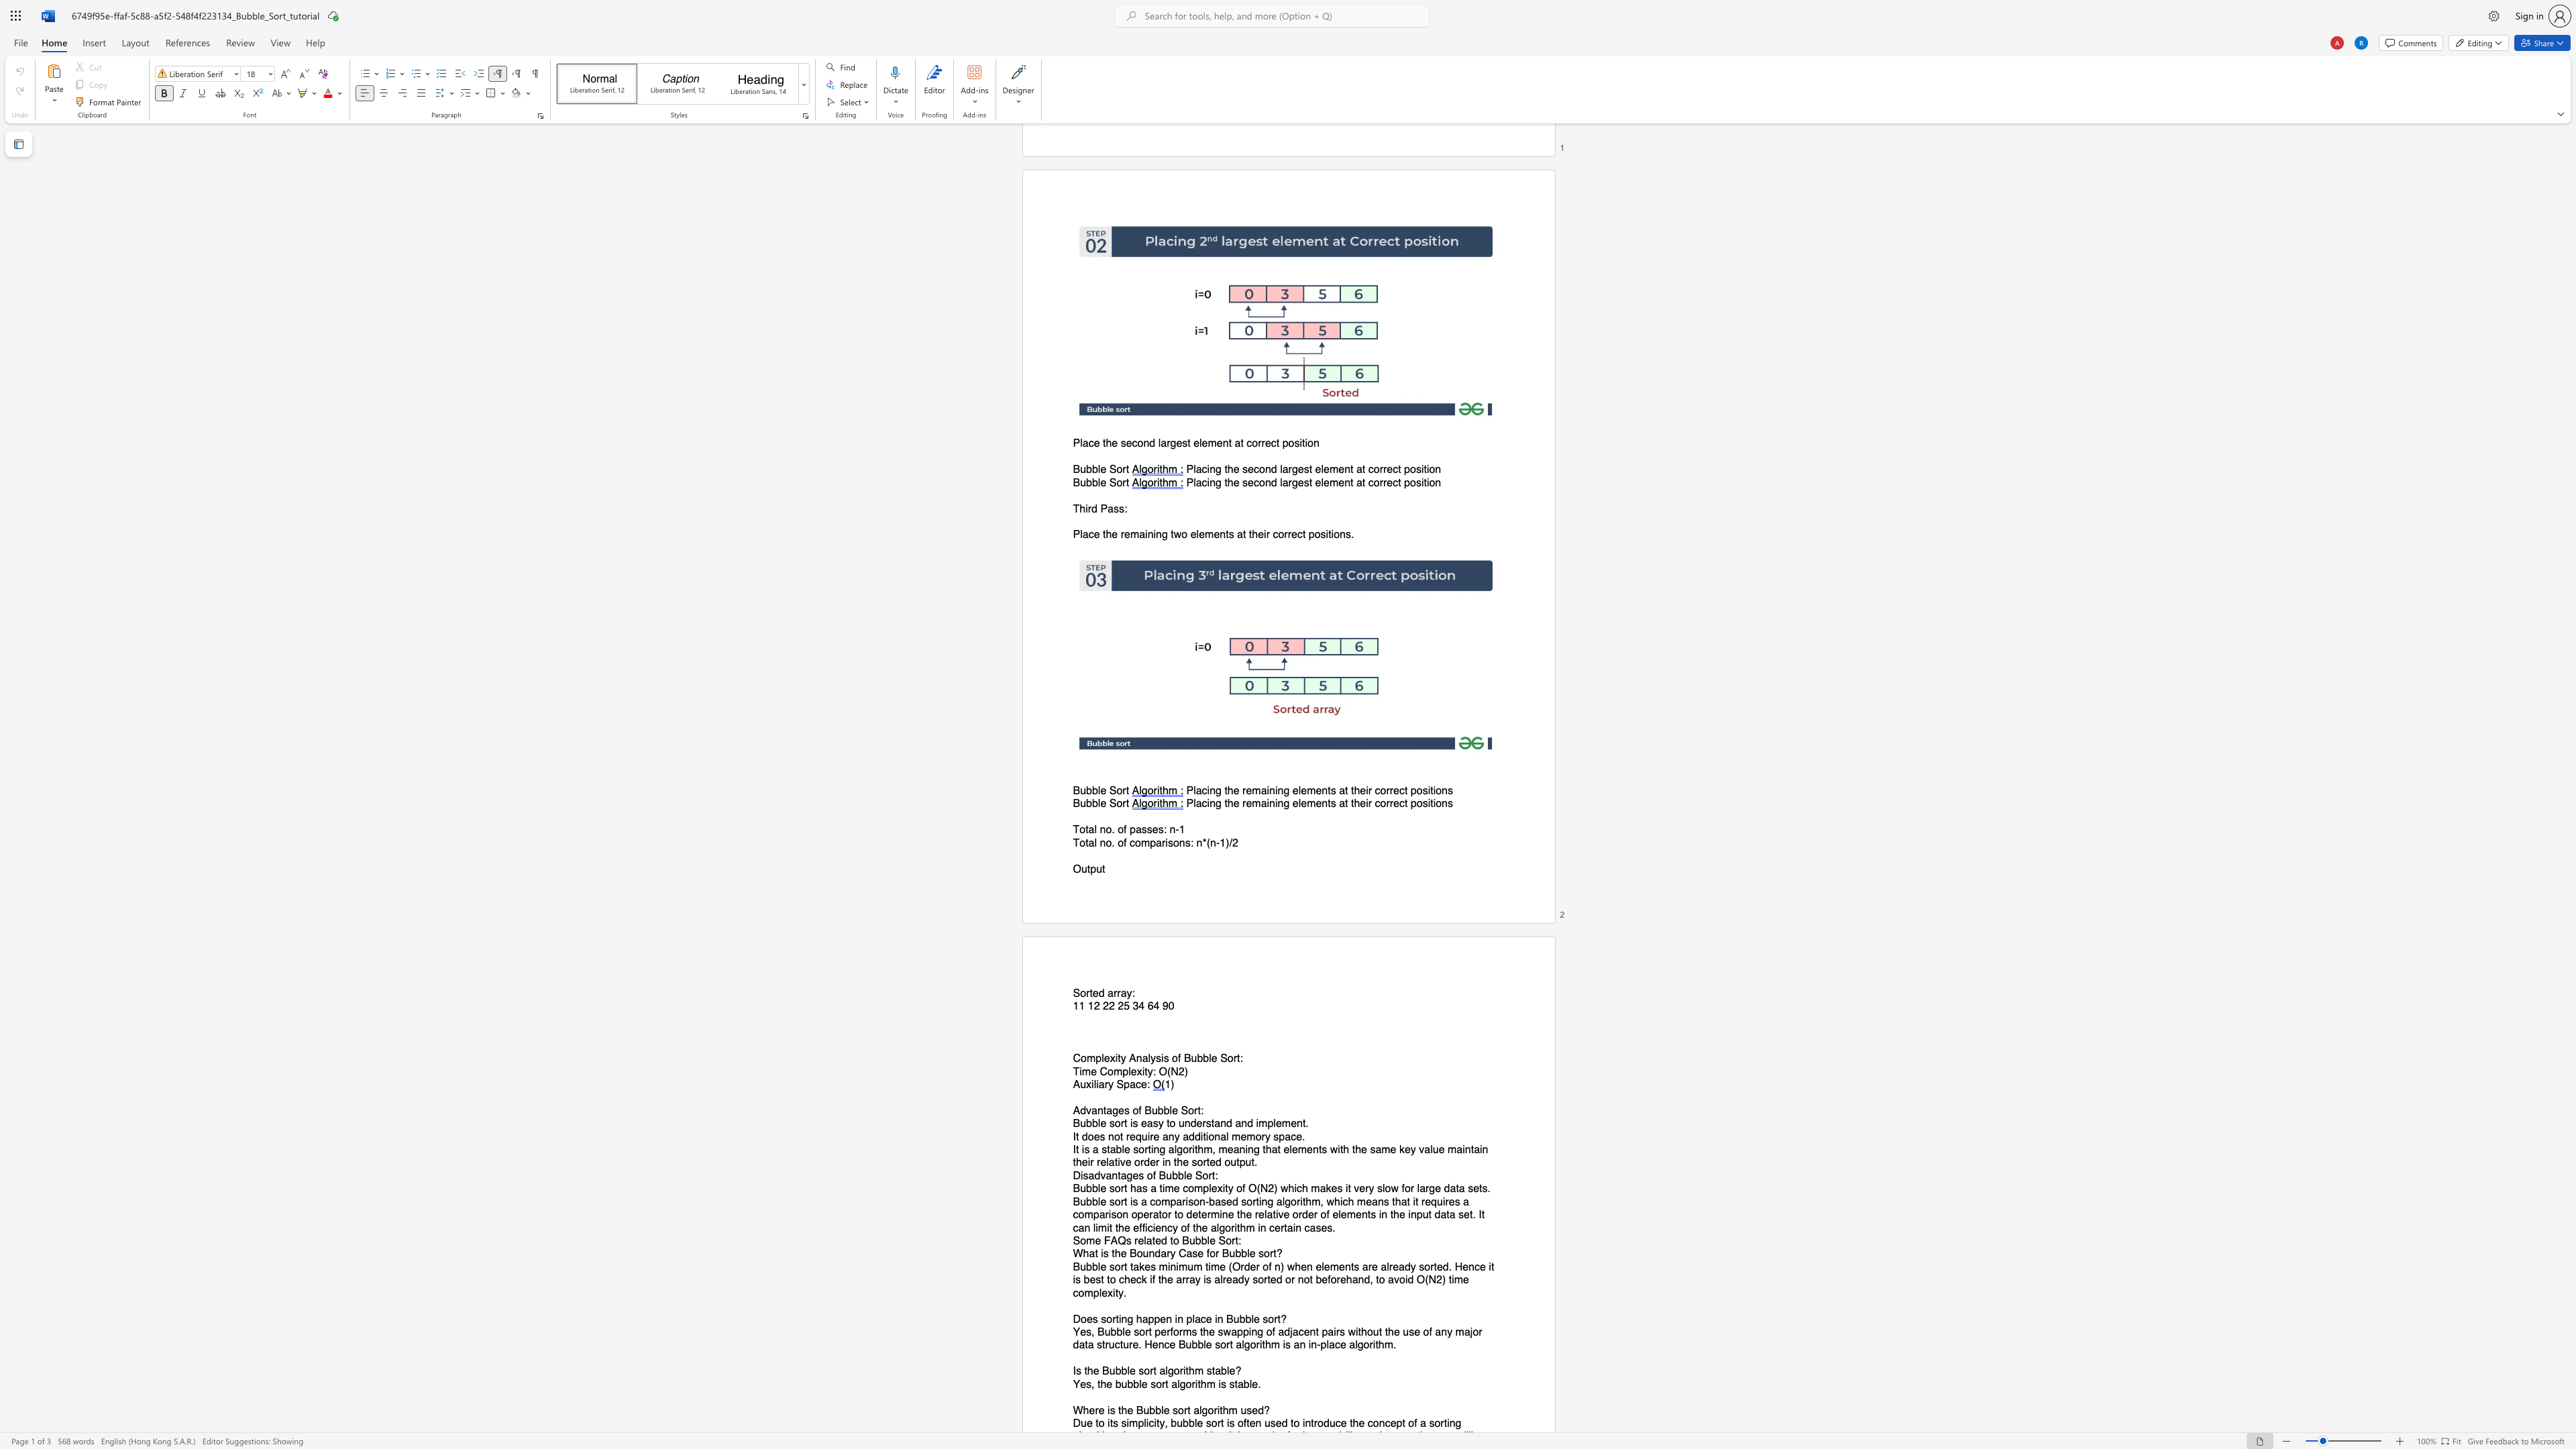 The height and width of the screenshot is (1449, 2576). I want to click on the subset text "son-based sorting alg" within the text "Bubble sort is a comparison-based sorting algorithm, which means that it requires a comparison operator to", so click(1188, 1201).